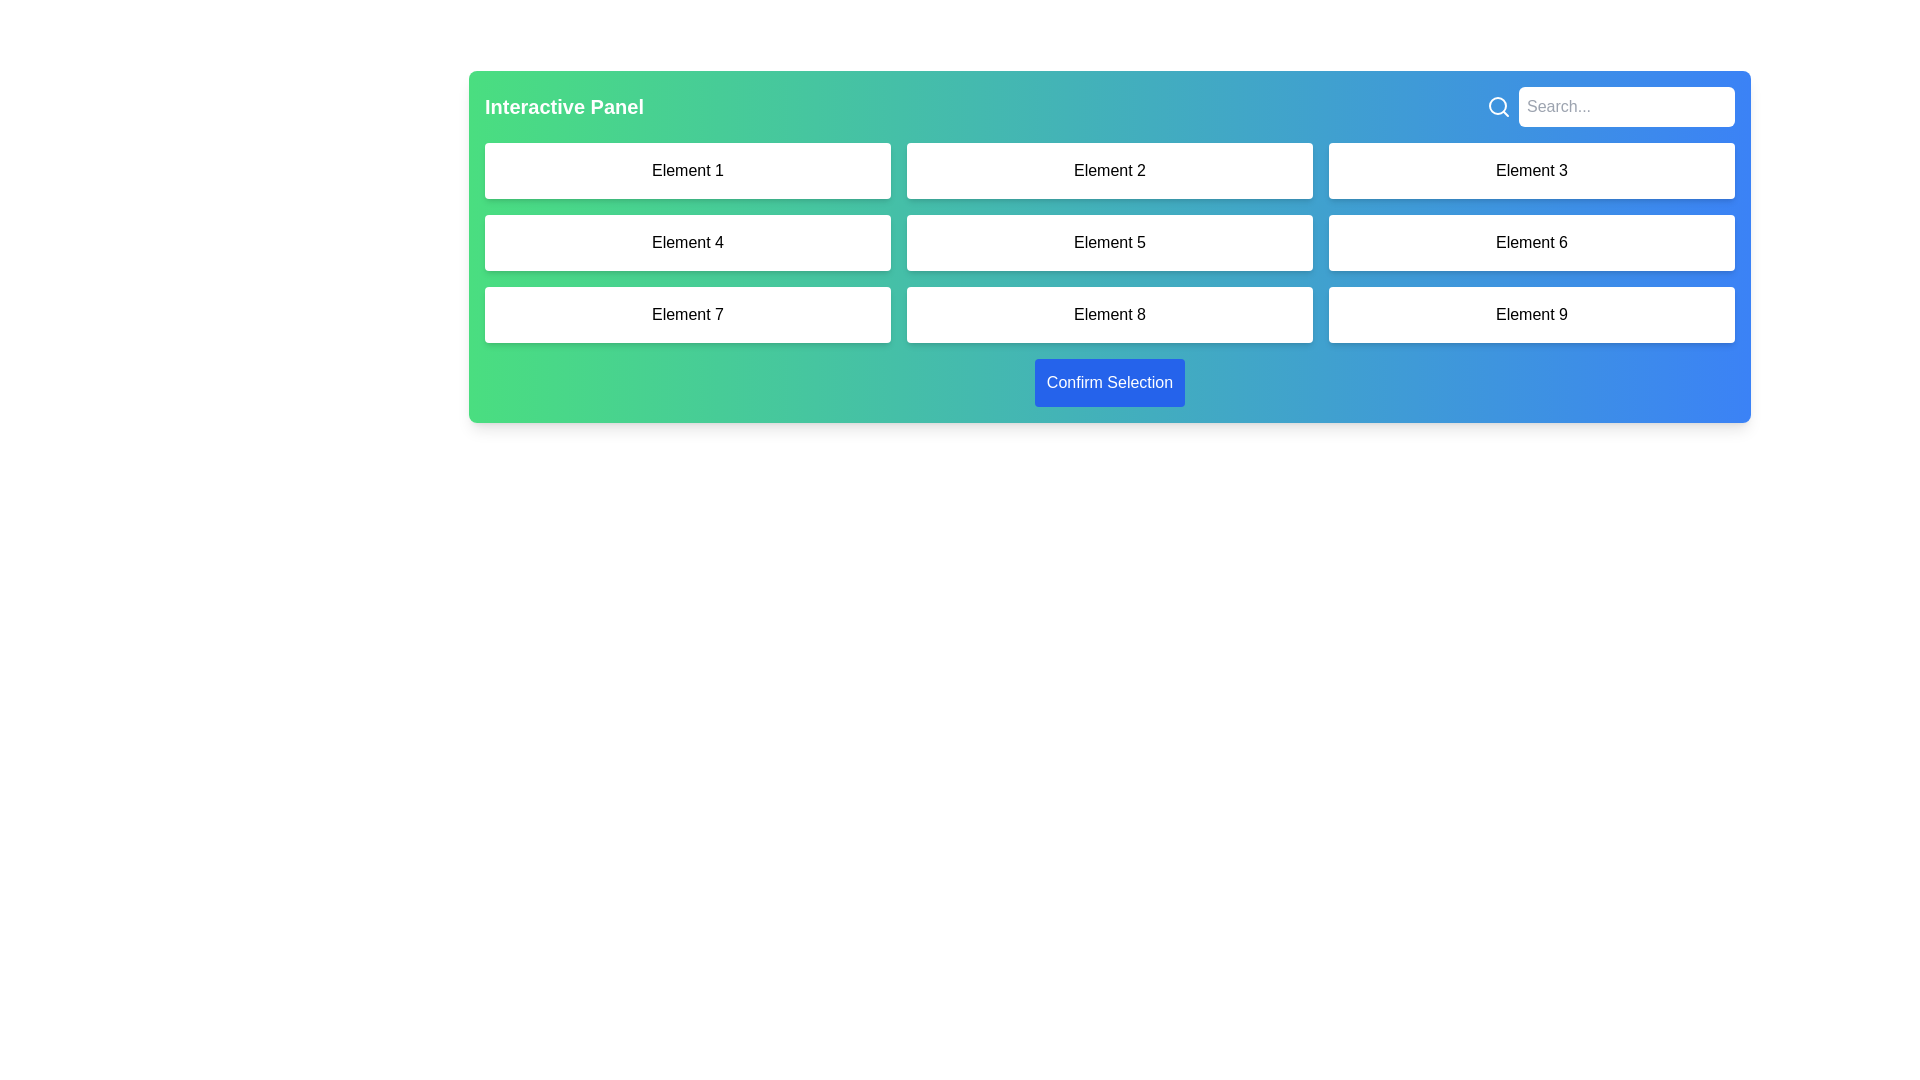 The image size is (1920, 1080). What do you see at coordinates (1108, 169) in the screenshot?
I see `the Grid Item with rounded borders and centered text reading 'Element 2', located in the first row and second column of the grid layout` at bounding box center [1108, 169].